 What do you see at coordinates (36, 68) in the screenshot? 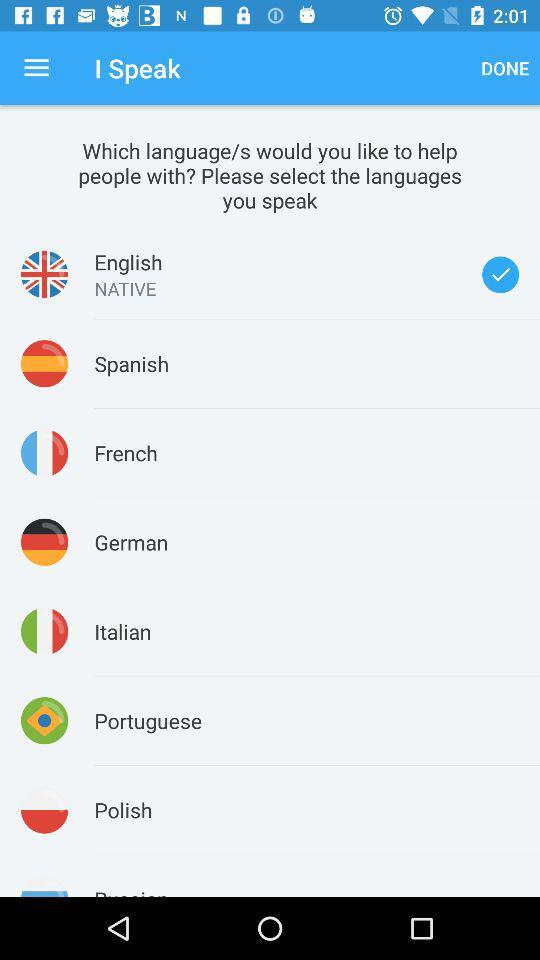
I see `the icon to the left of the i speak` at bounding box center [36, 68].